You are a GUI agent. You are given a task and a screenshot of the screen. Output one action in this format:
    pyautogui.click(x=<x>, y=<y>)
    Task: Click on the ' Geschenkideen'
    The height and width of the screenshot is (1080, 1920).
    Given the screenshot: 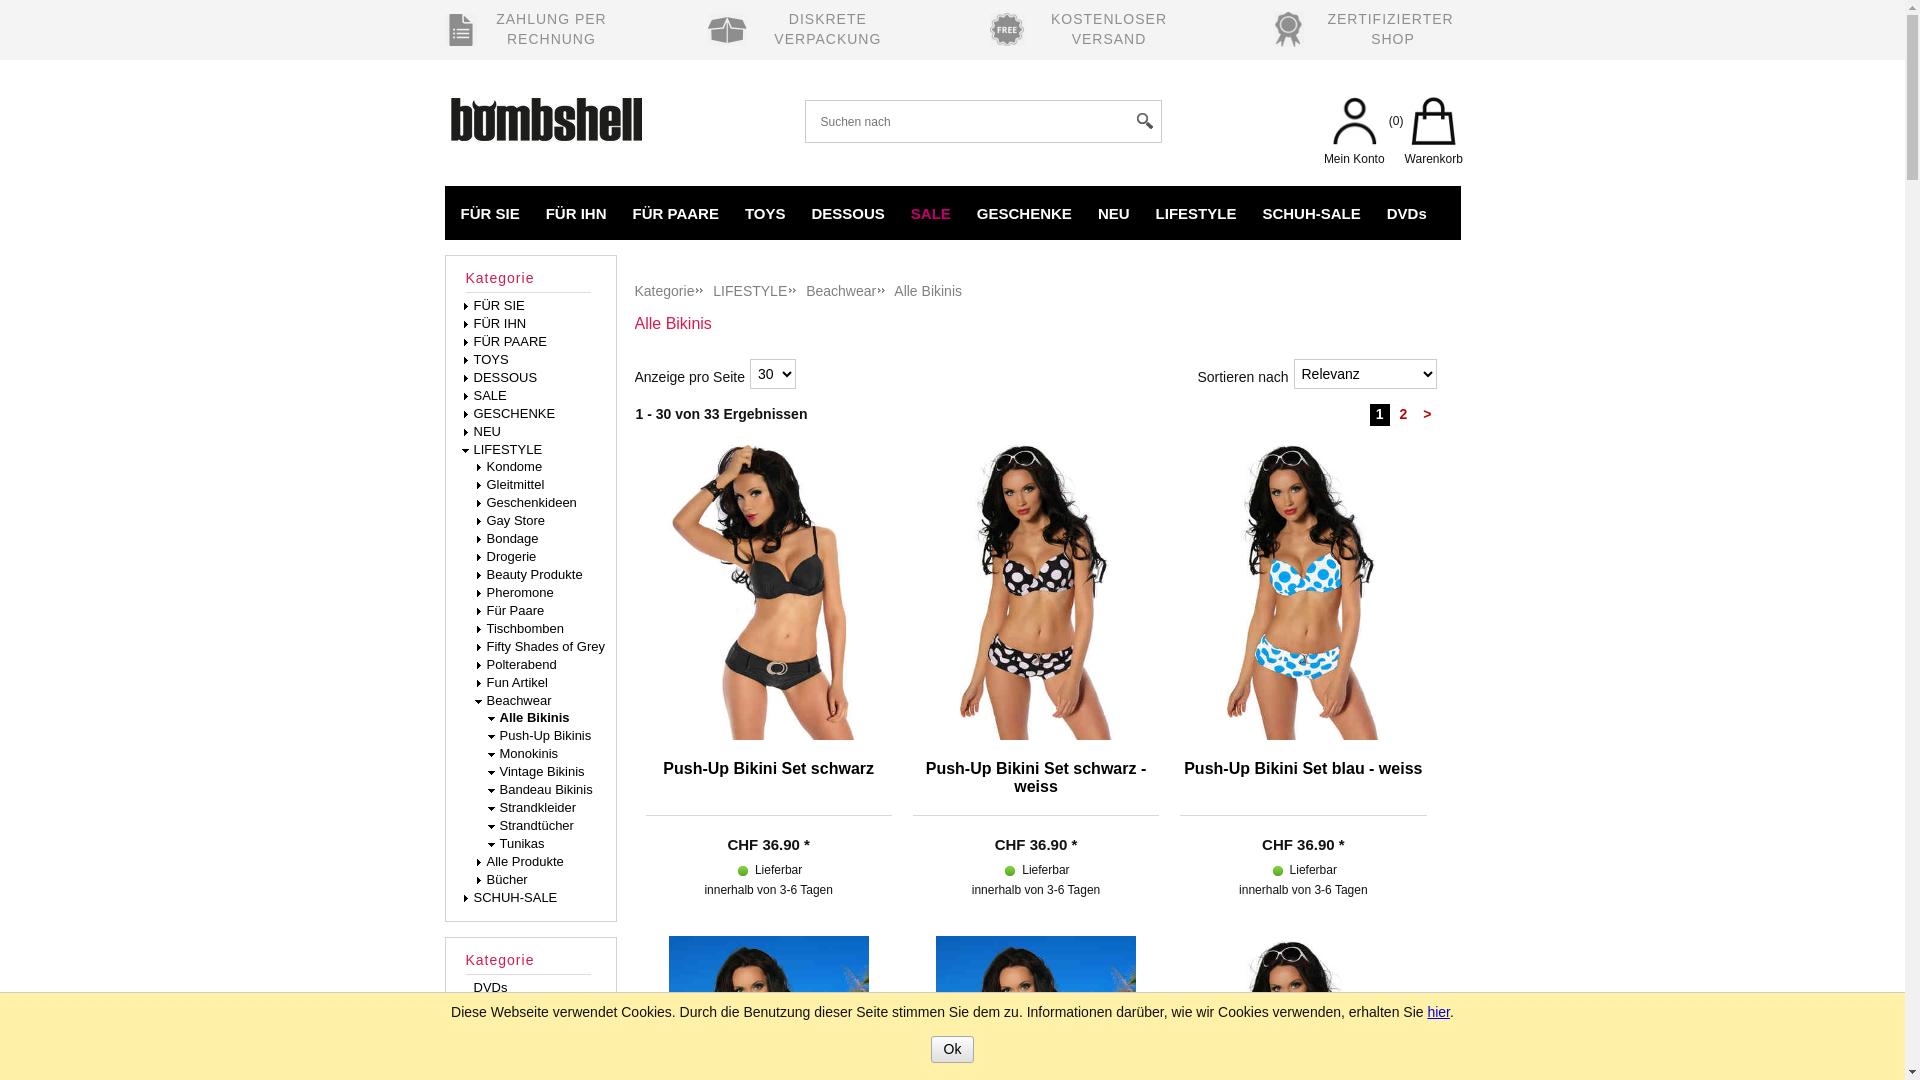 What is the action you would take?
    pyautogui.click(x=532, y=501)
    